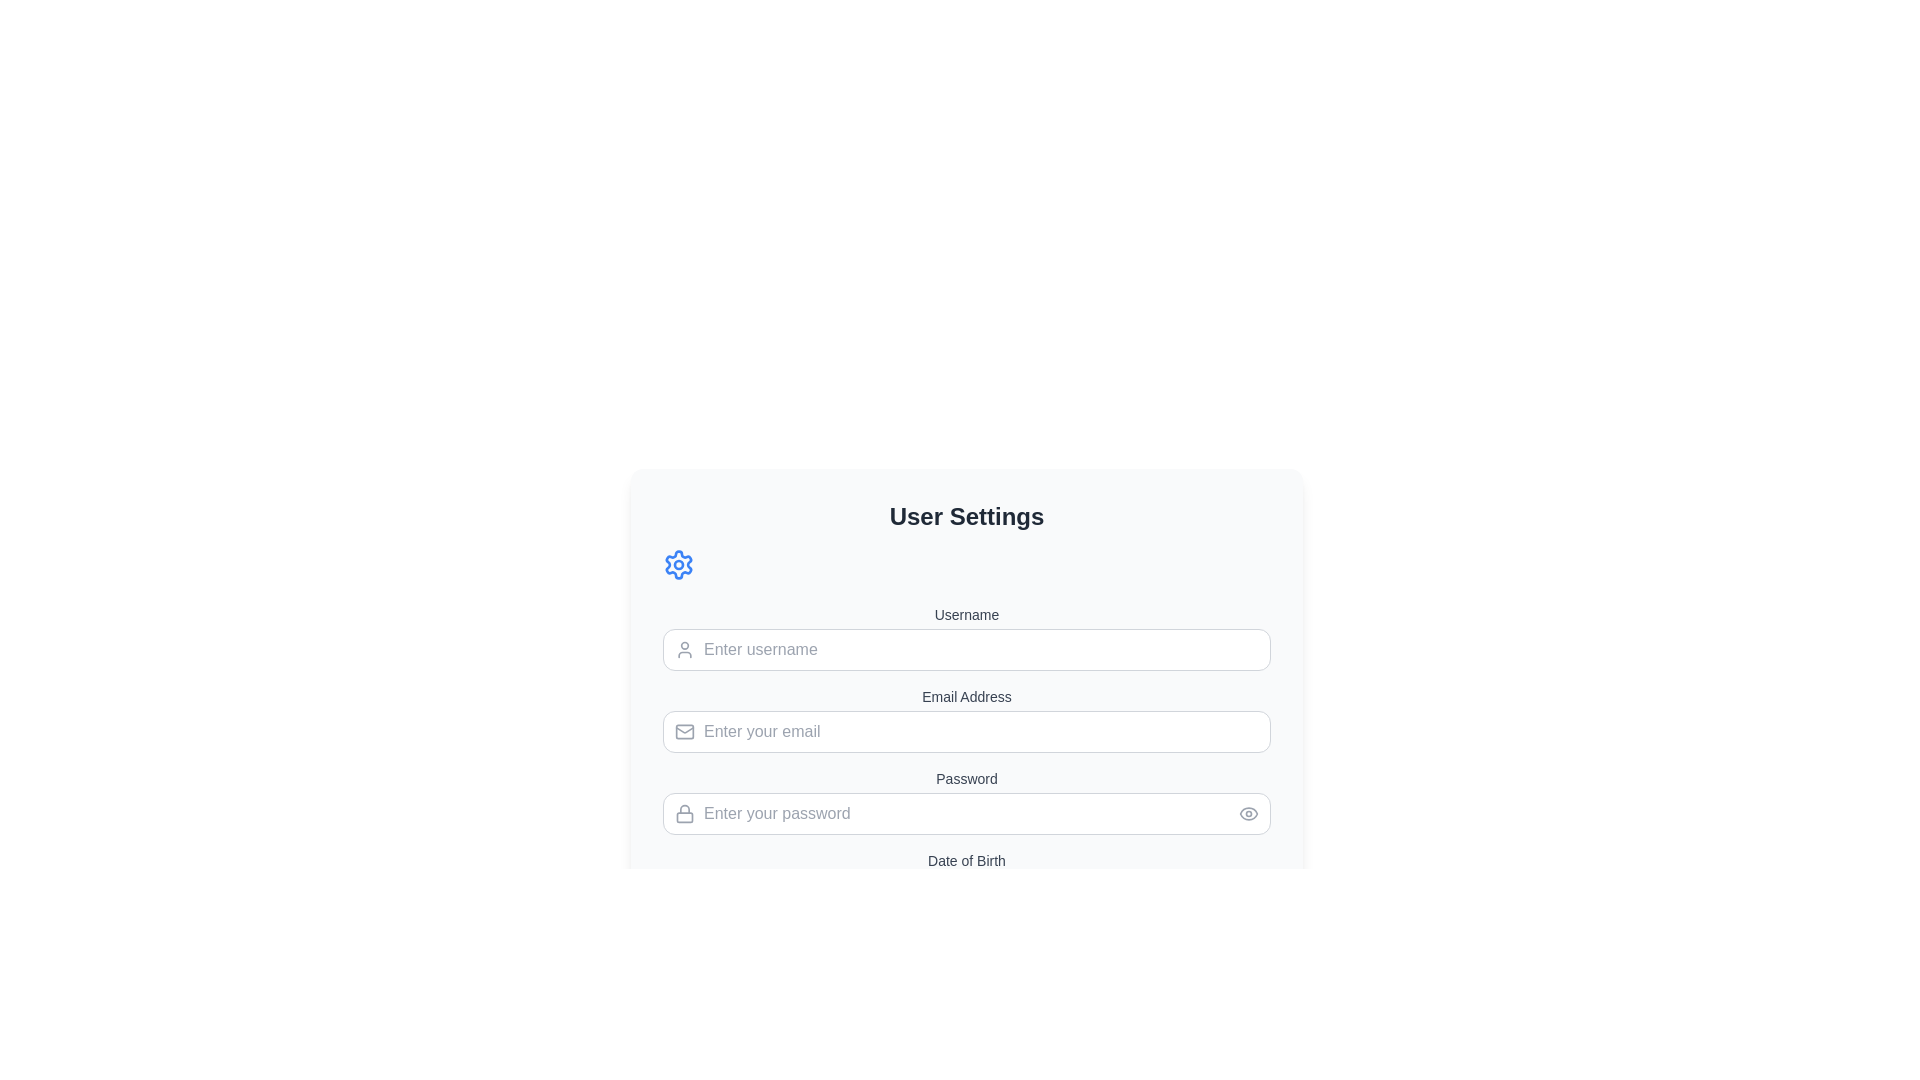  I want to click on the settings icon (cogwheel) positioned directly to the left of the 'User Settings' title, so click(678, 564).